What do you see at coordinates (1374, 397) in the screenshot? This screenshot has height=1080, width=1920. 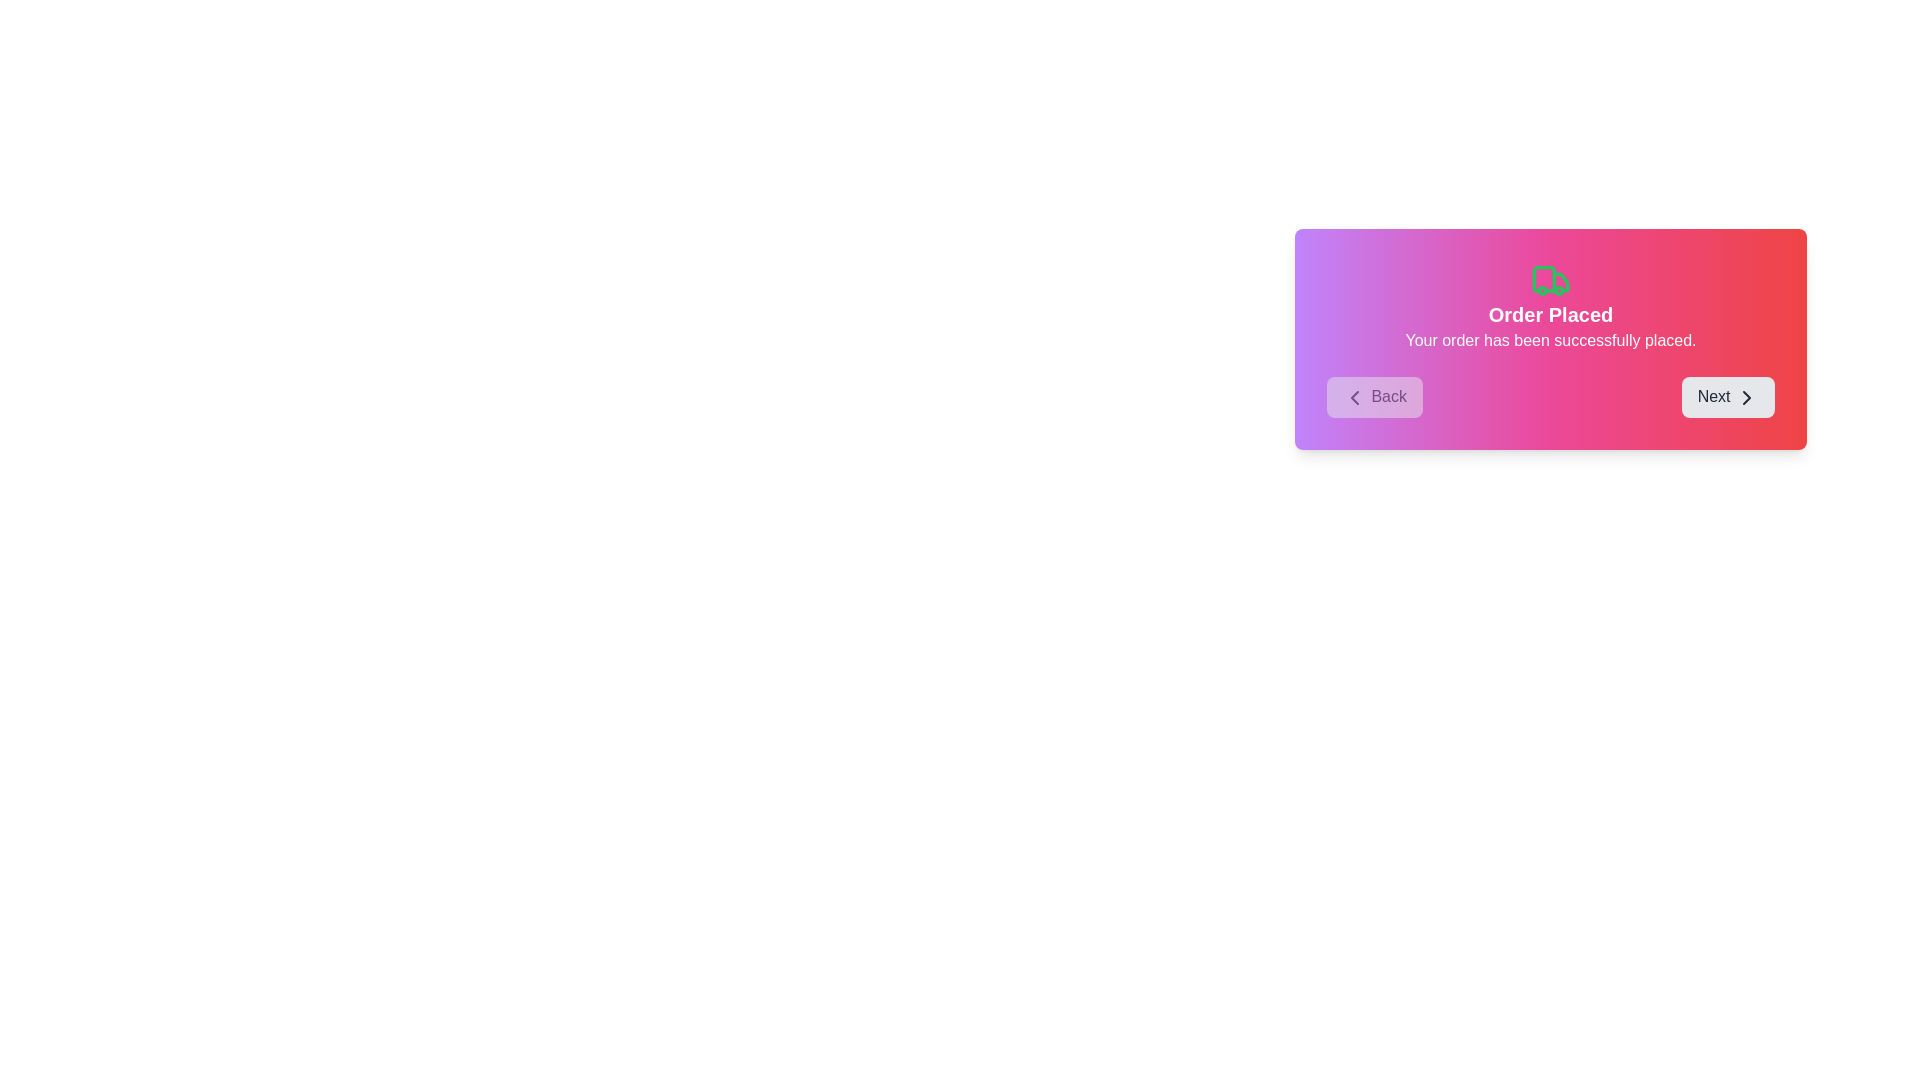 I see `'Back' button to return to the previous step` at bounding box center [1374, 397].